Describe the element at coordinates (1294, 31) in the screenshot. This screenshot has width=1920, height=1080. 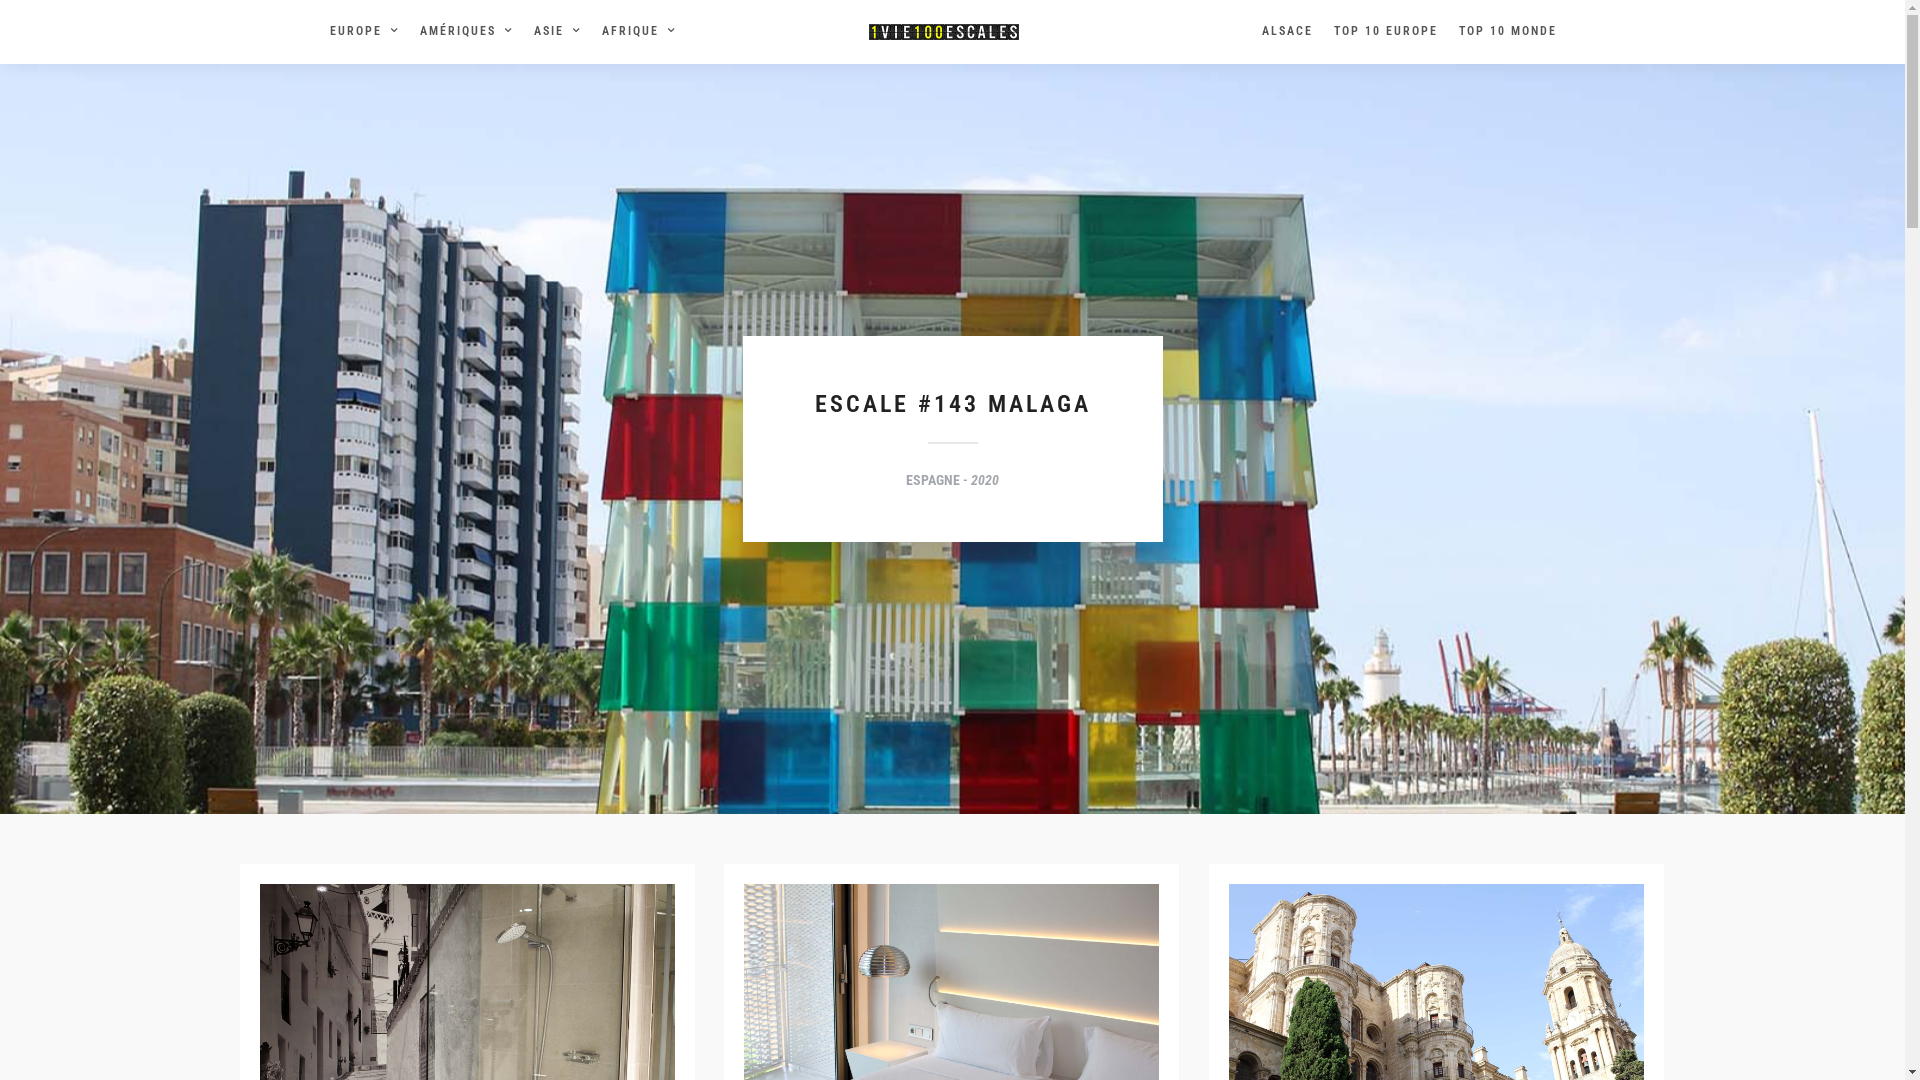
I see `'ALSACE'` at that location.